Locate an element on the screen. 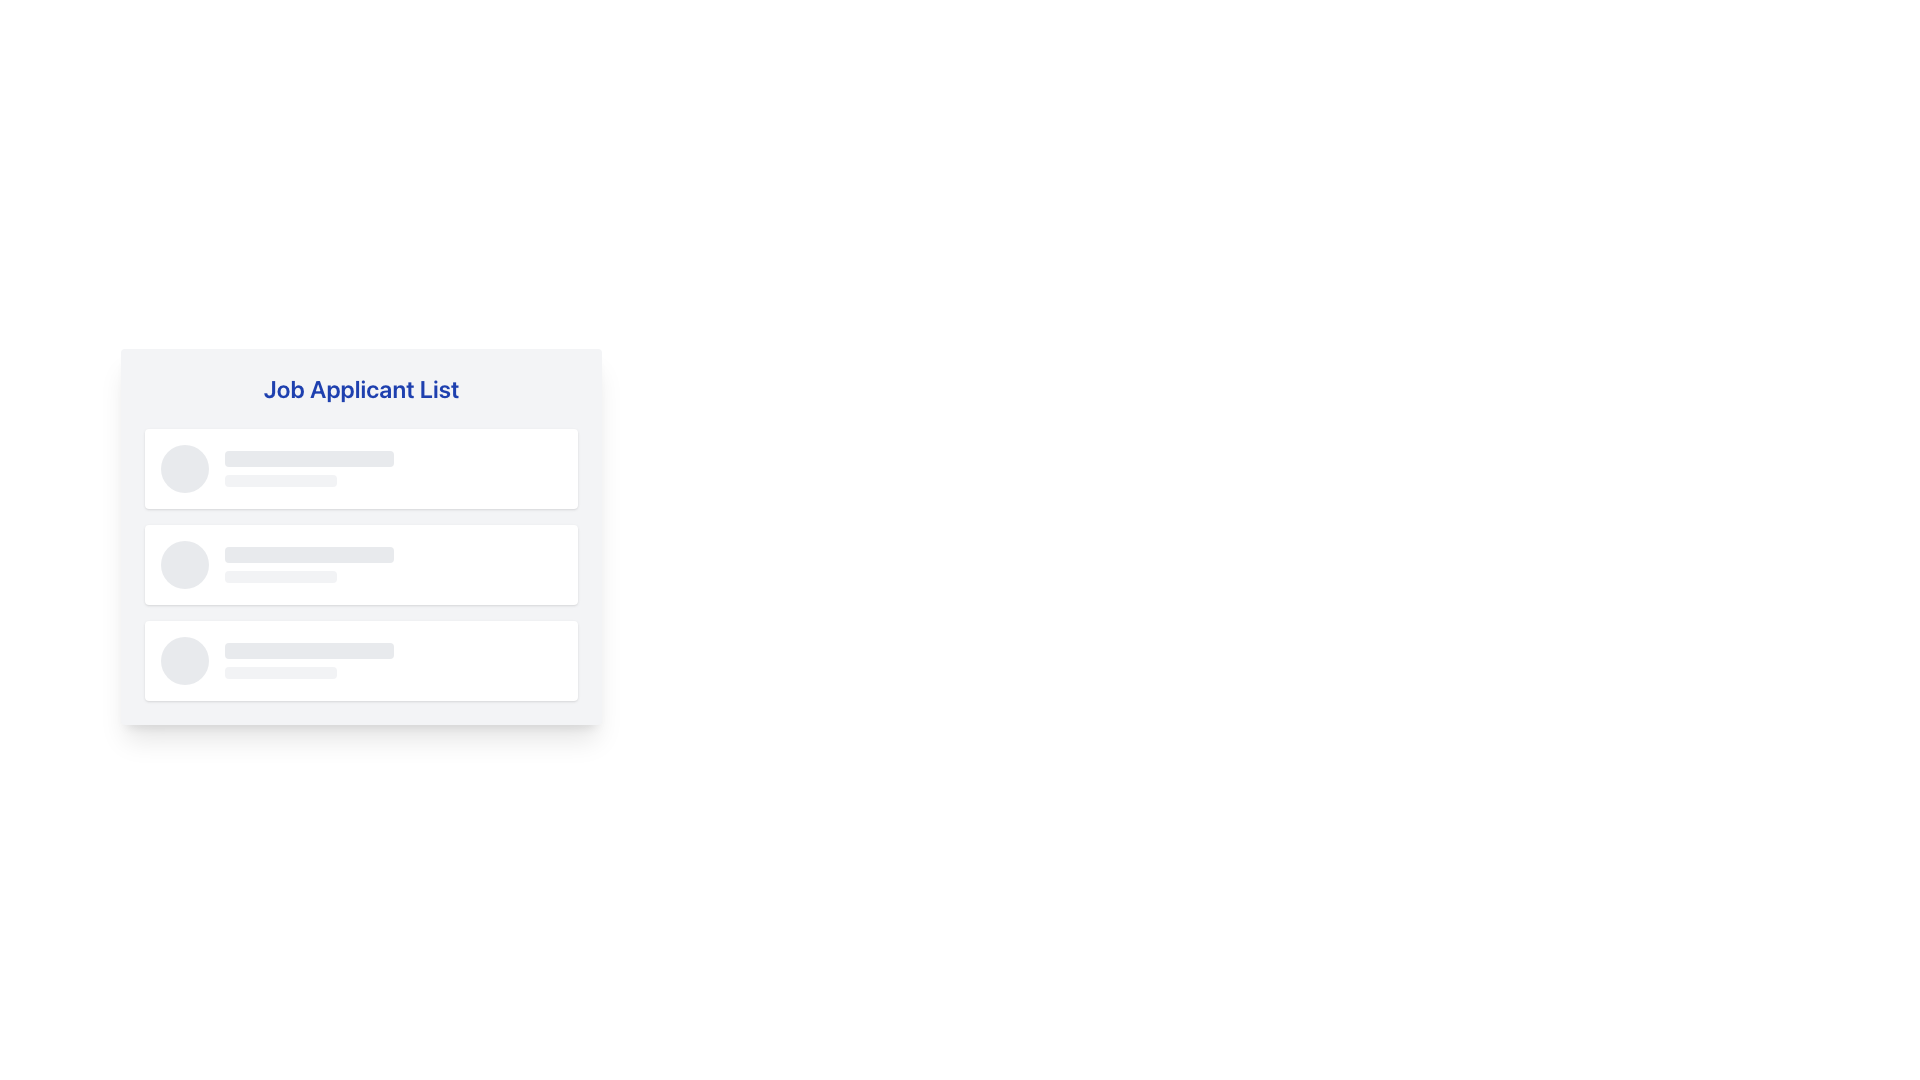  the second List Item Card representing a job applicant's summary in the Job Applicant List is located at coordinates (361, 564).